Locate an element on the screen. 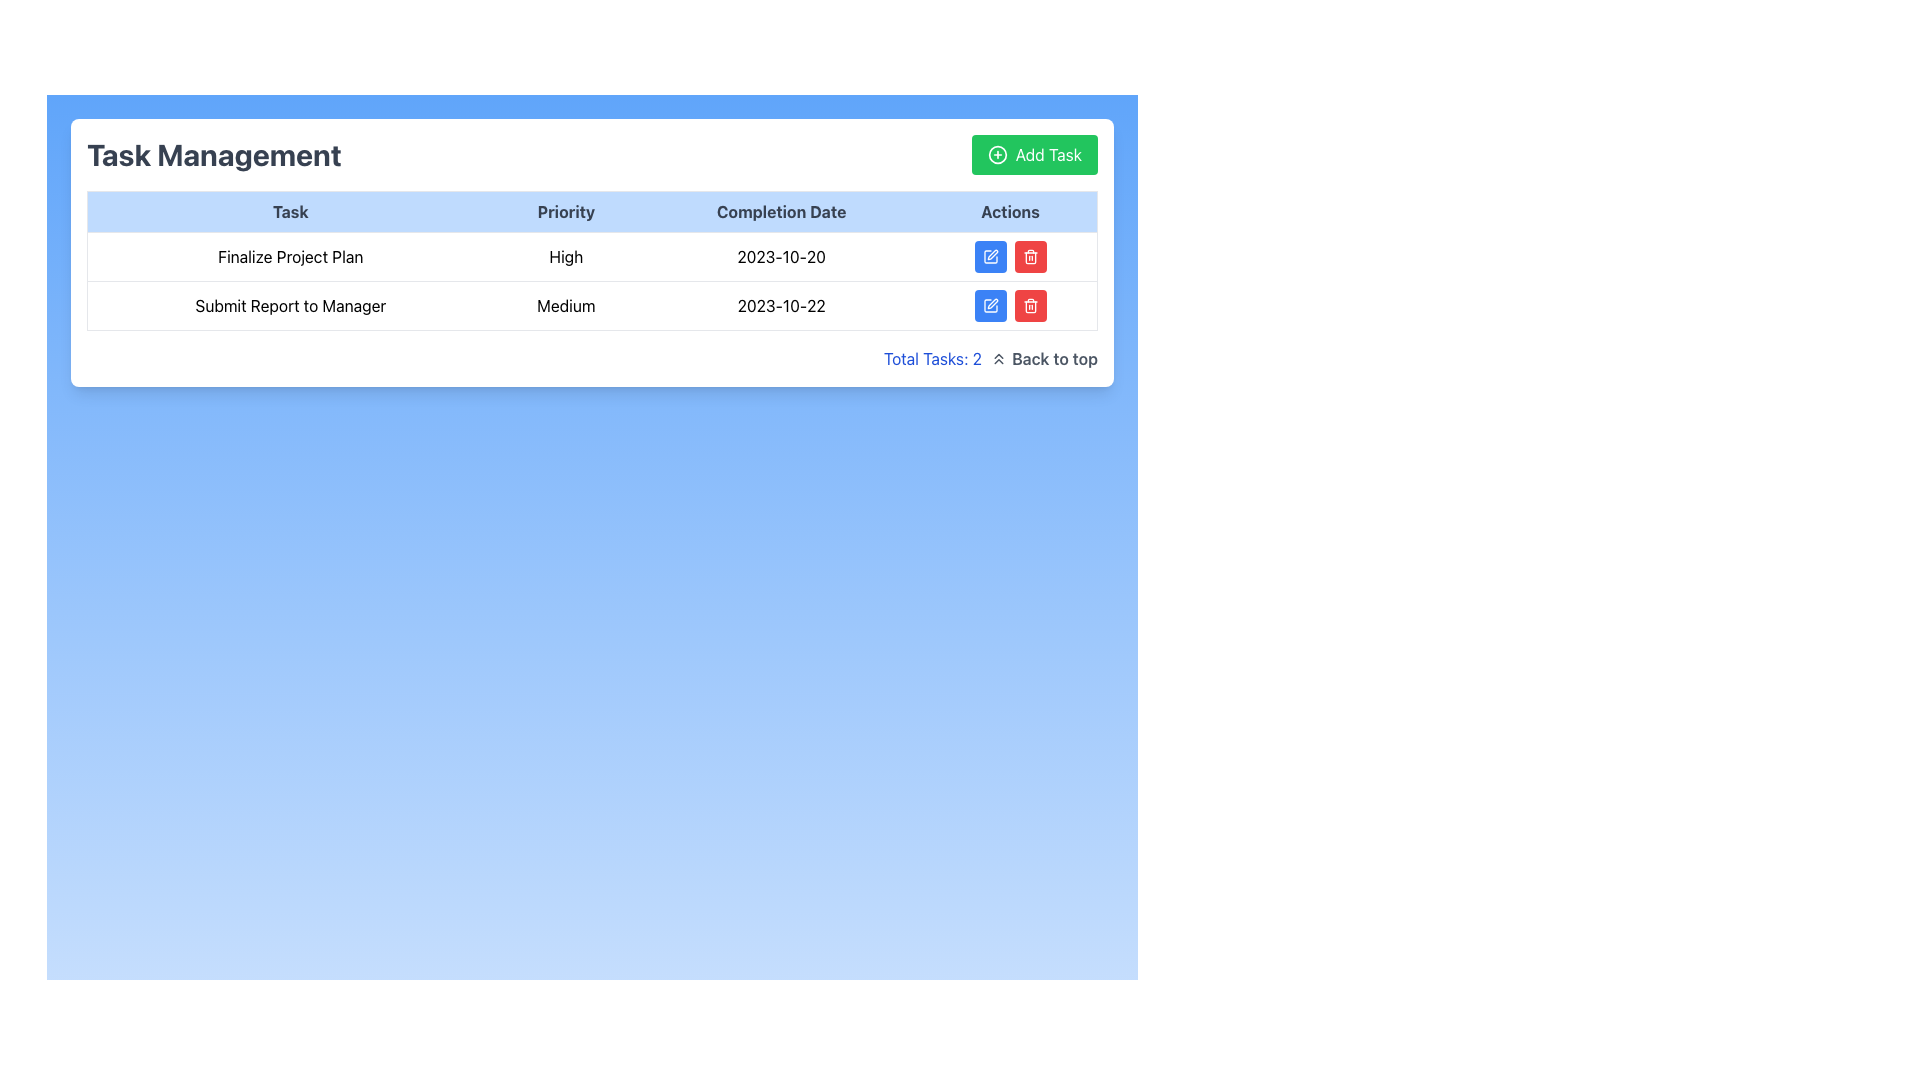  prominently styled text label that reads 'Task Management', located at the top-left of the content section is located at coordinates (214, 153).